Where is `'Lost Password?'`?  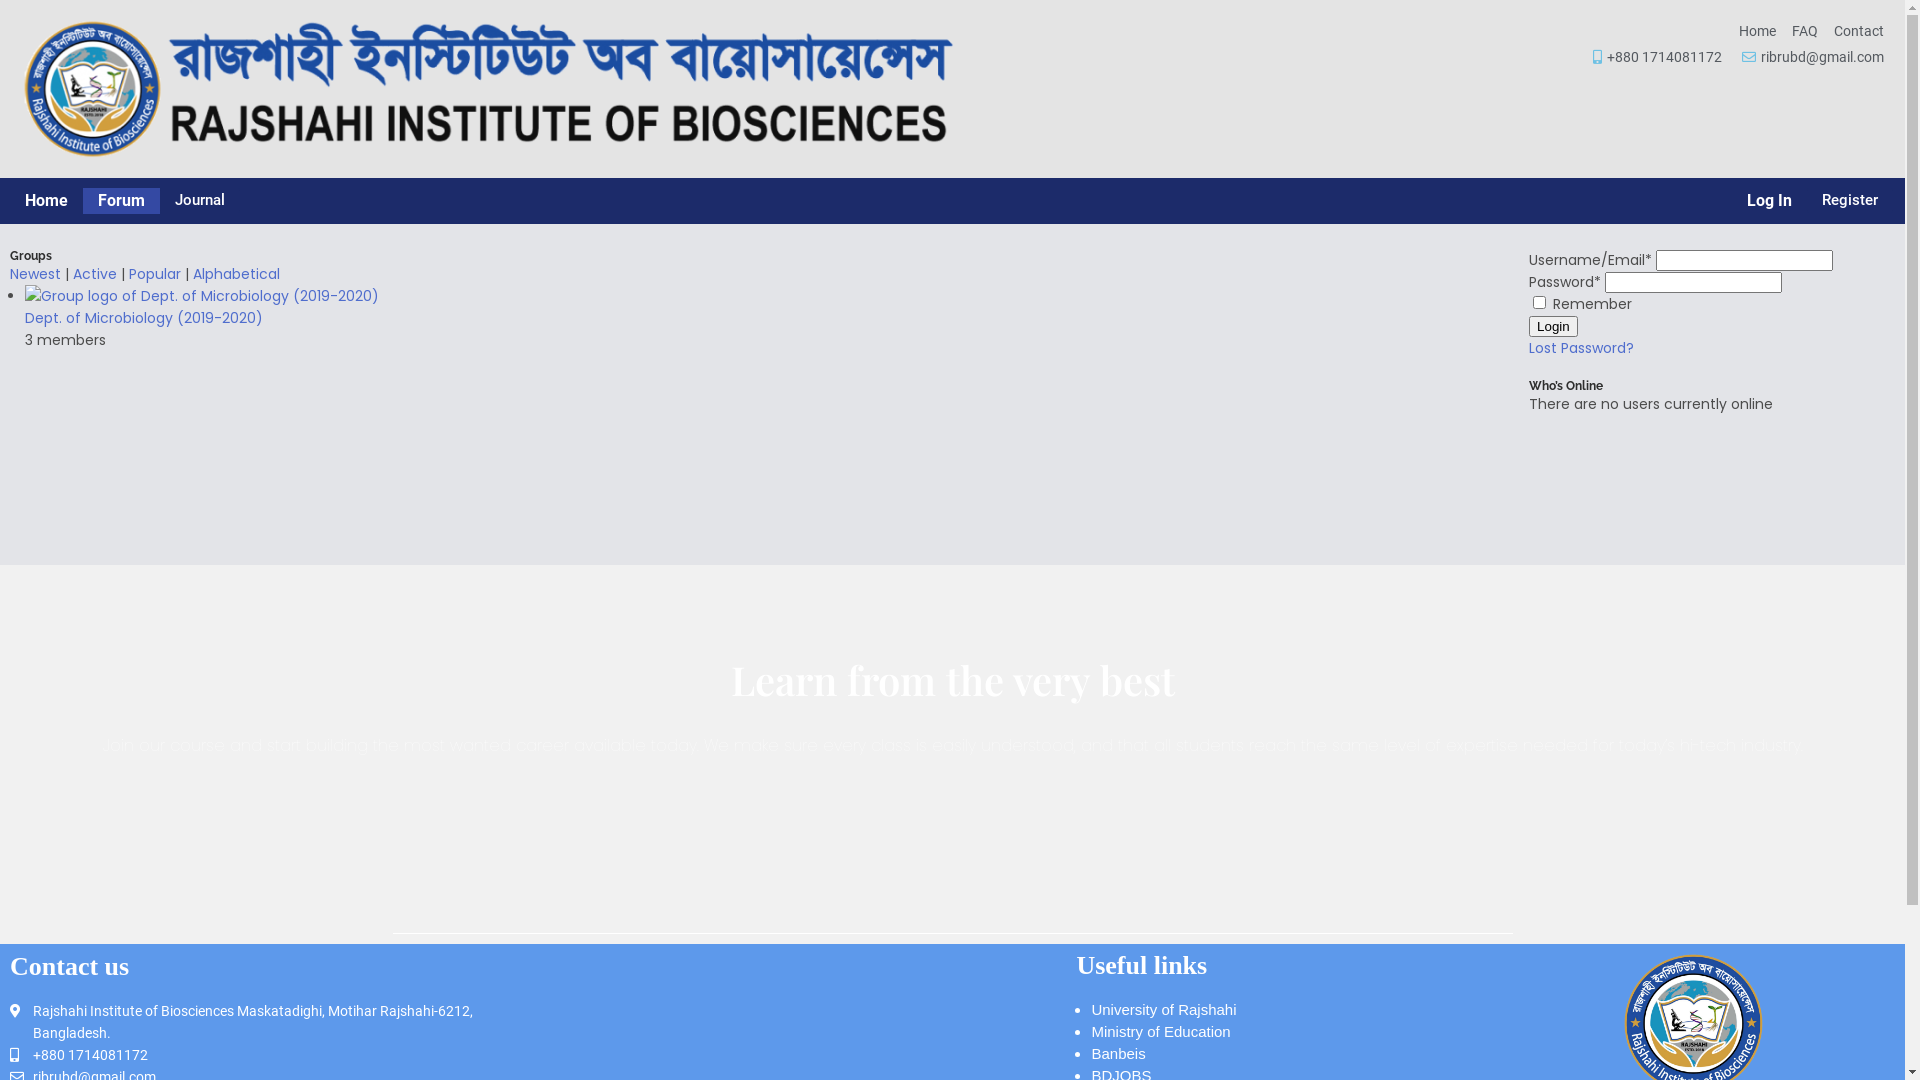 'Lost Password?' is located at coordinates (1580, 346).